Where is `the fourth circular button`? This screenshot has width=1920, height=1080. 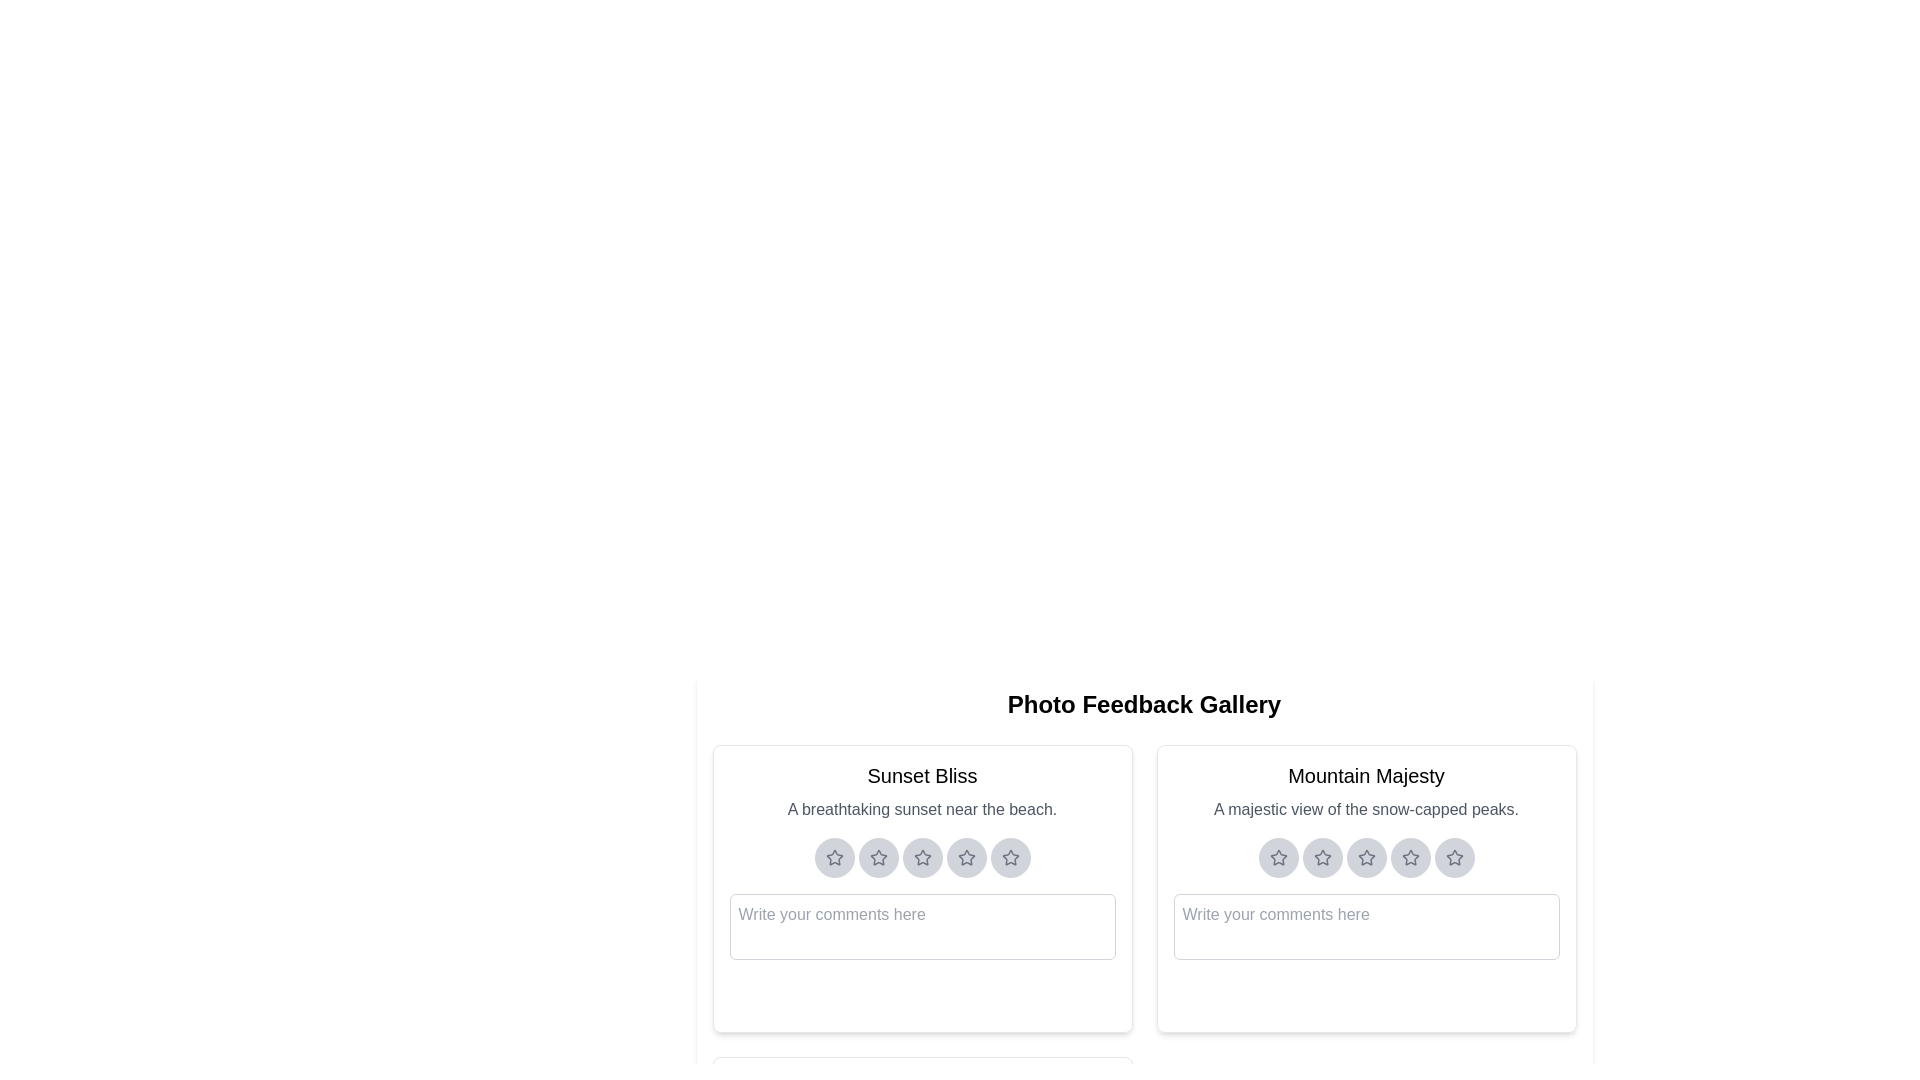
the fourth circular button is located at coordinates (966, 856).